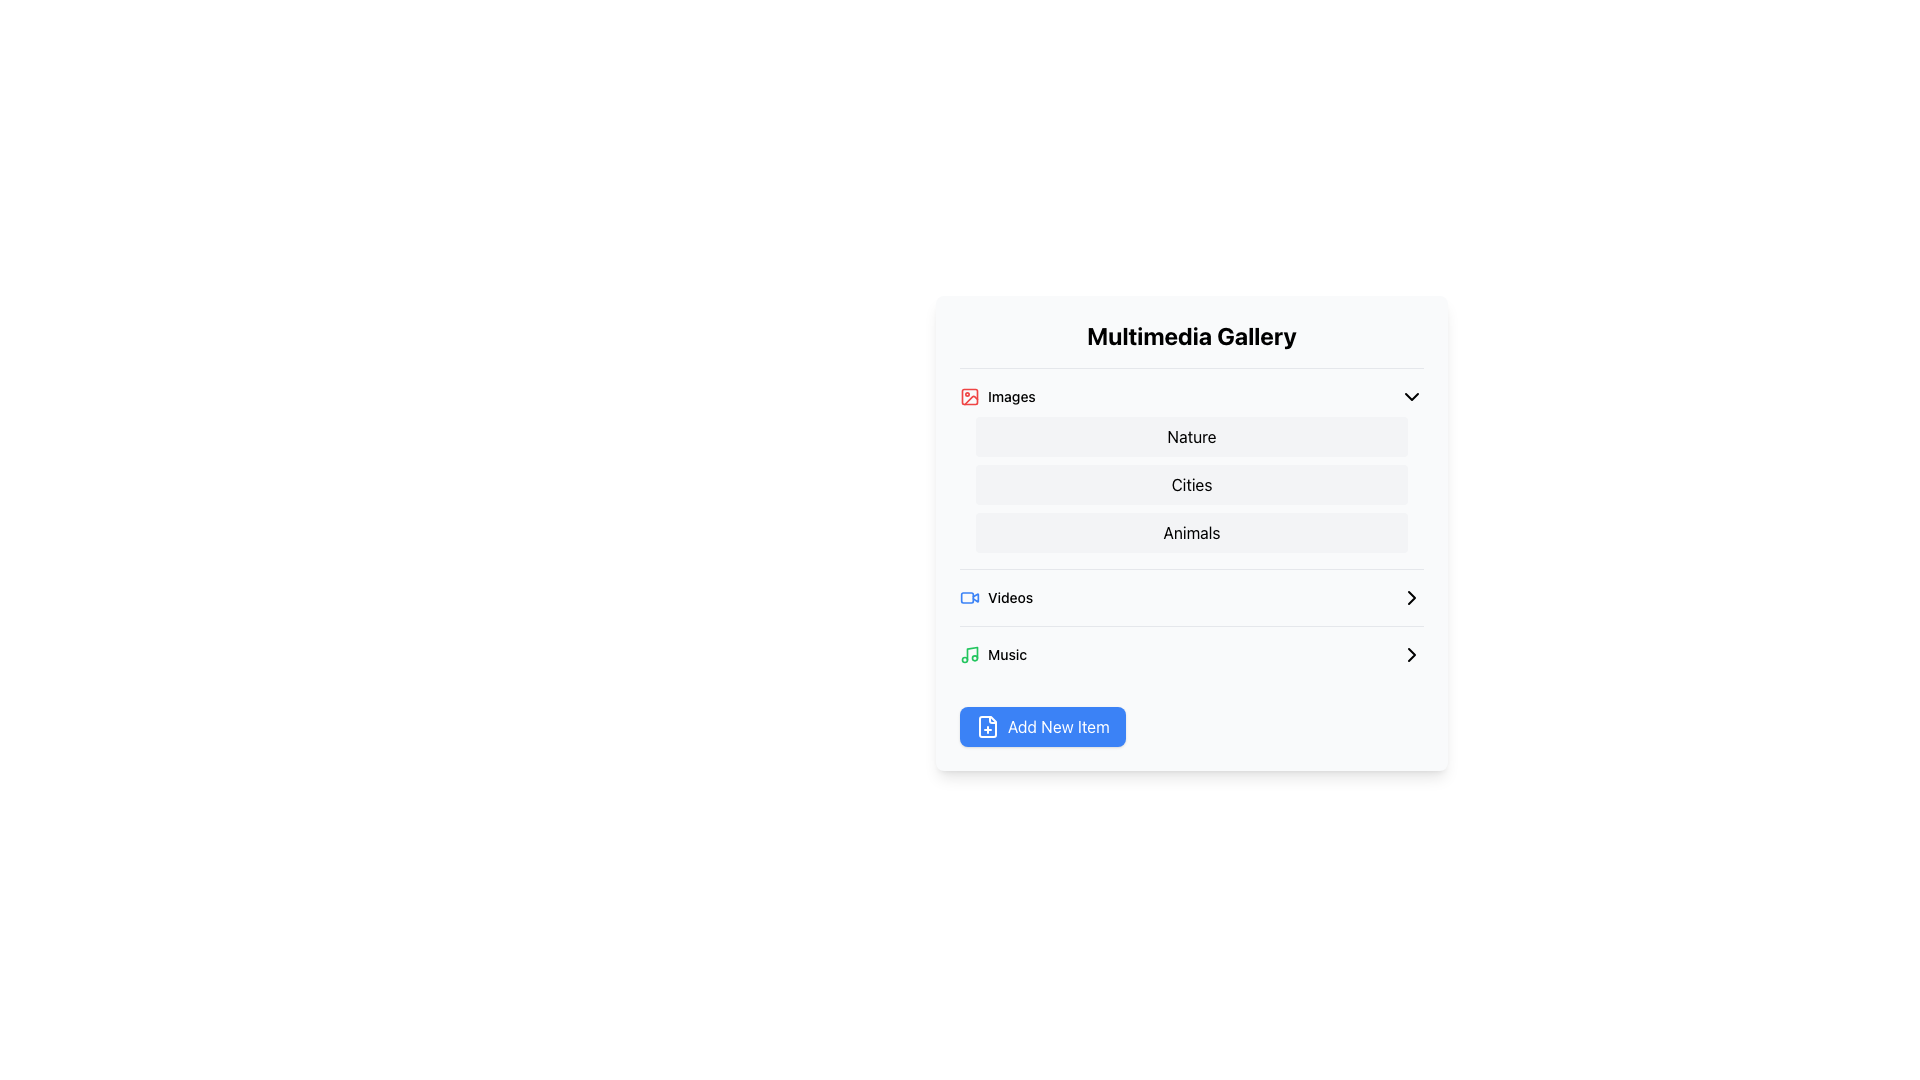 This screenshot has height=1080, width=1920. What do you see at coordinates (969, 397) in the screenshot?
I see `the icon representing the 'Images' category located in the 'Multimedia Gallery' section` at bounding box center [969, 397].